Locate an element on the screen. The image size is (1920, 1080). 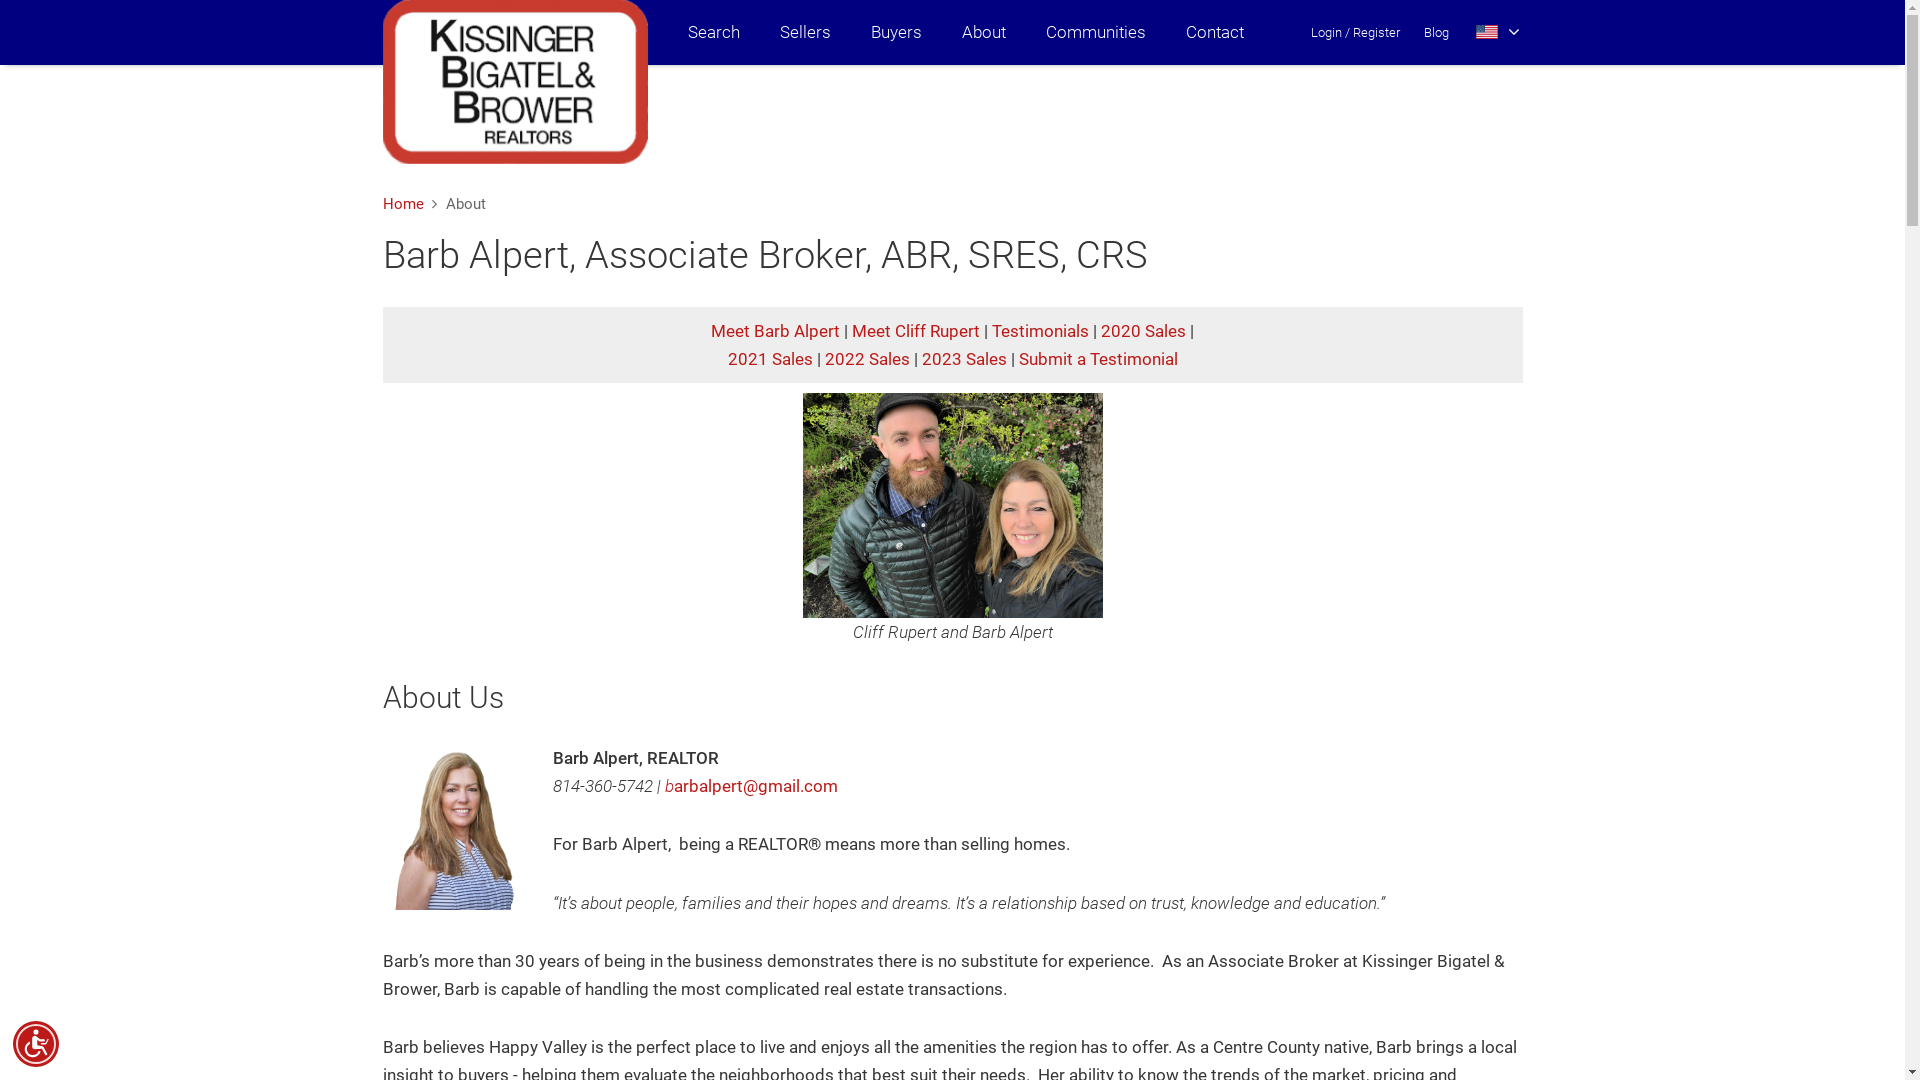
'Photo of Barb Alpert' is located at coordinates (455, 829).